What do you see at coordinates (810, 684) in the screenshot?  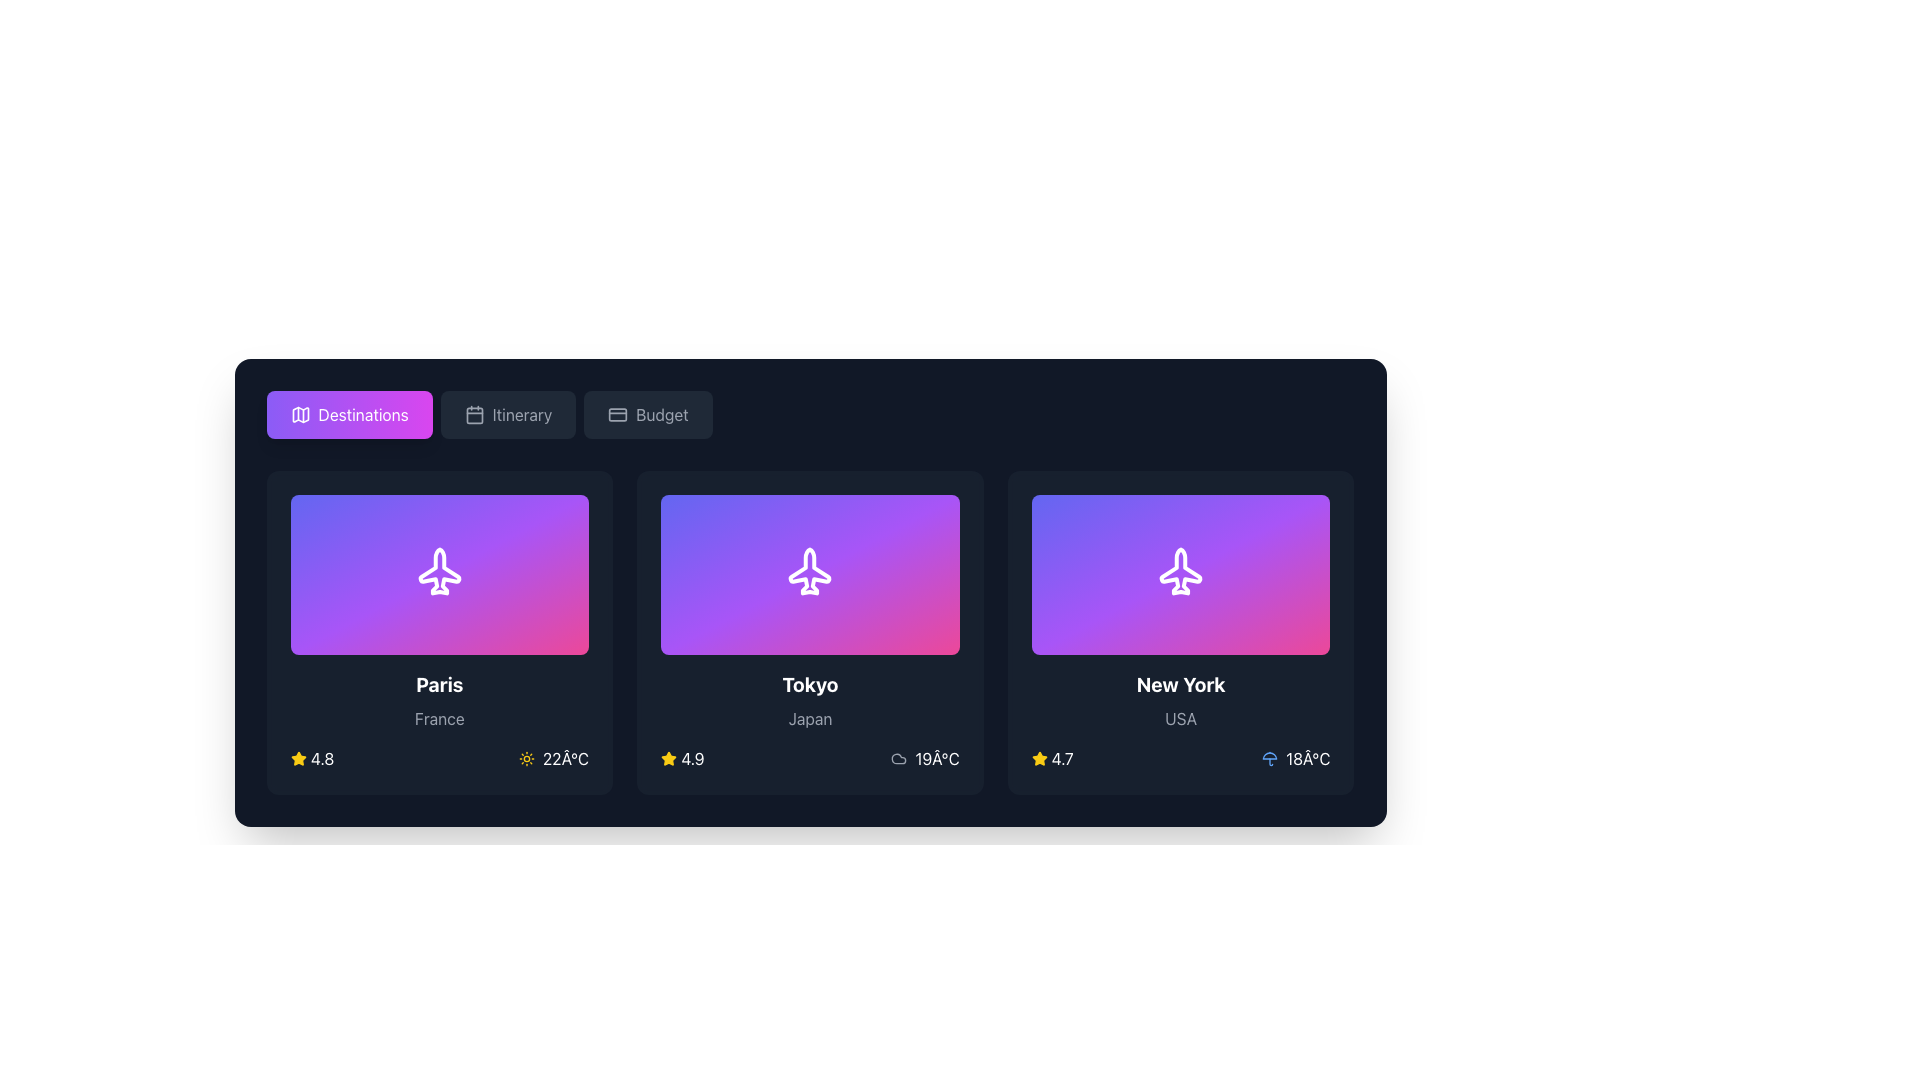 I see `text content of the label representing the city 'Tokyo' in the travel destination card UI, which is positioned below the airplane icon and above the text 'Japan.'` at bounding box center [810, 684].